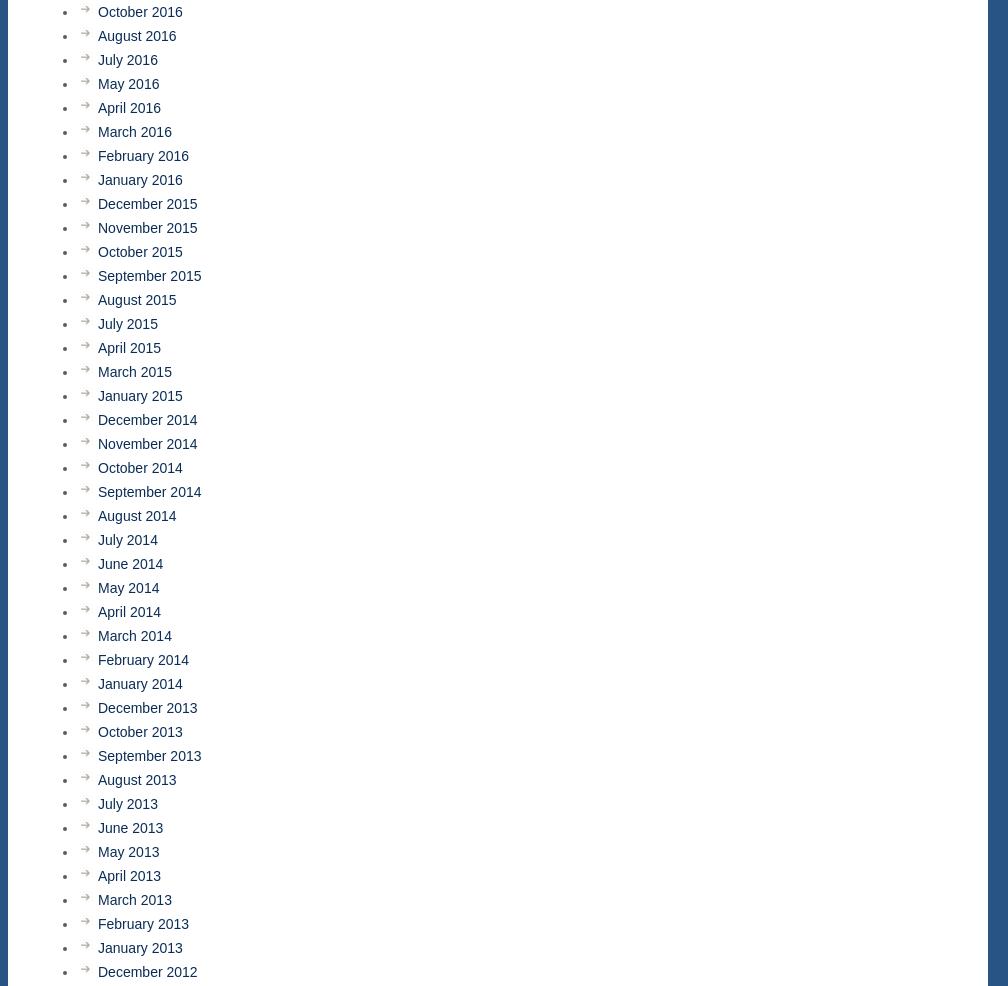 The width and height of the screenshot is (1008, 986). What do you see at coordinates (147, 971) in the screenshot?
I see `'December 2012'` at bounding box center [147, 971].